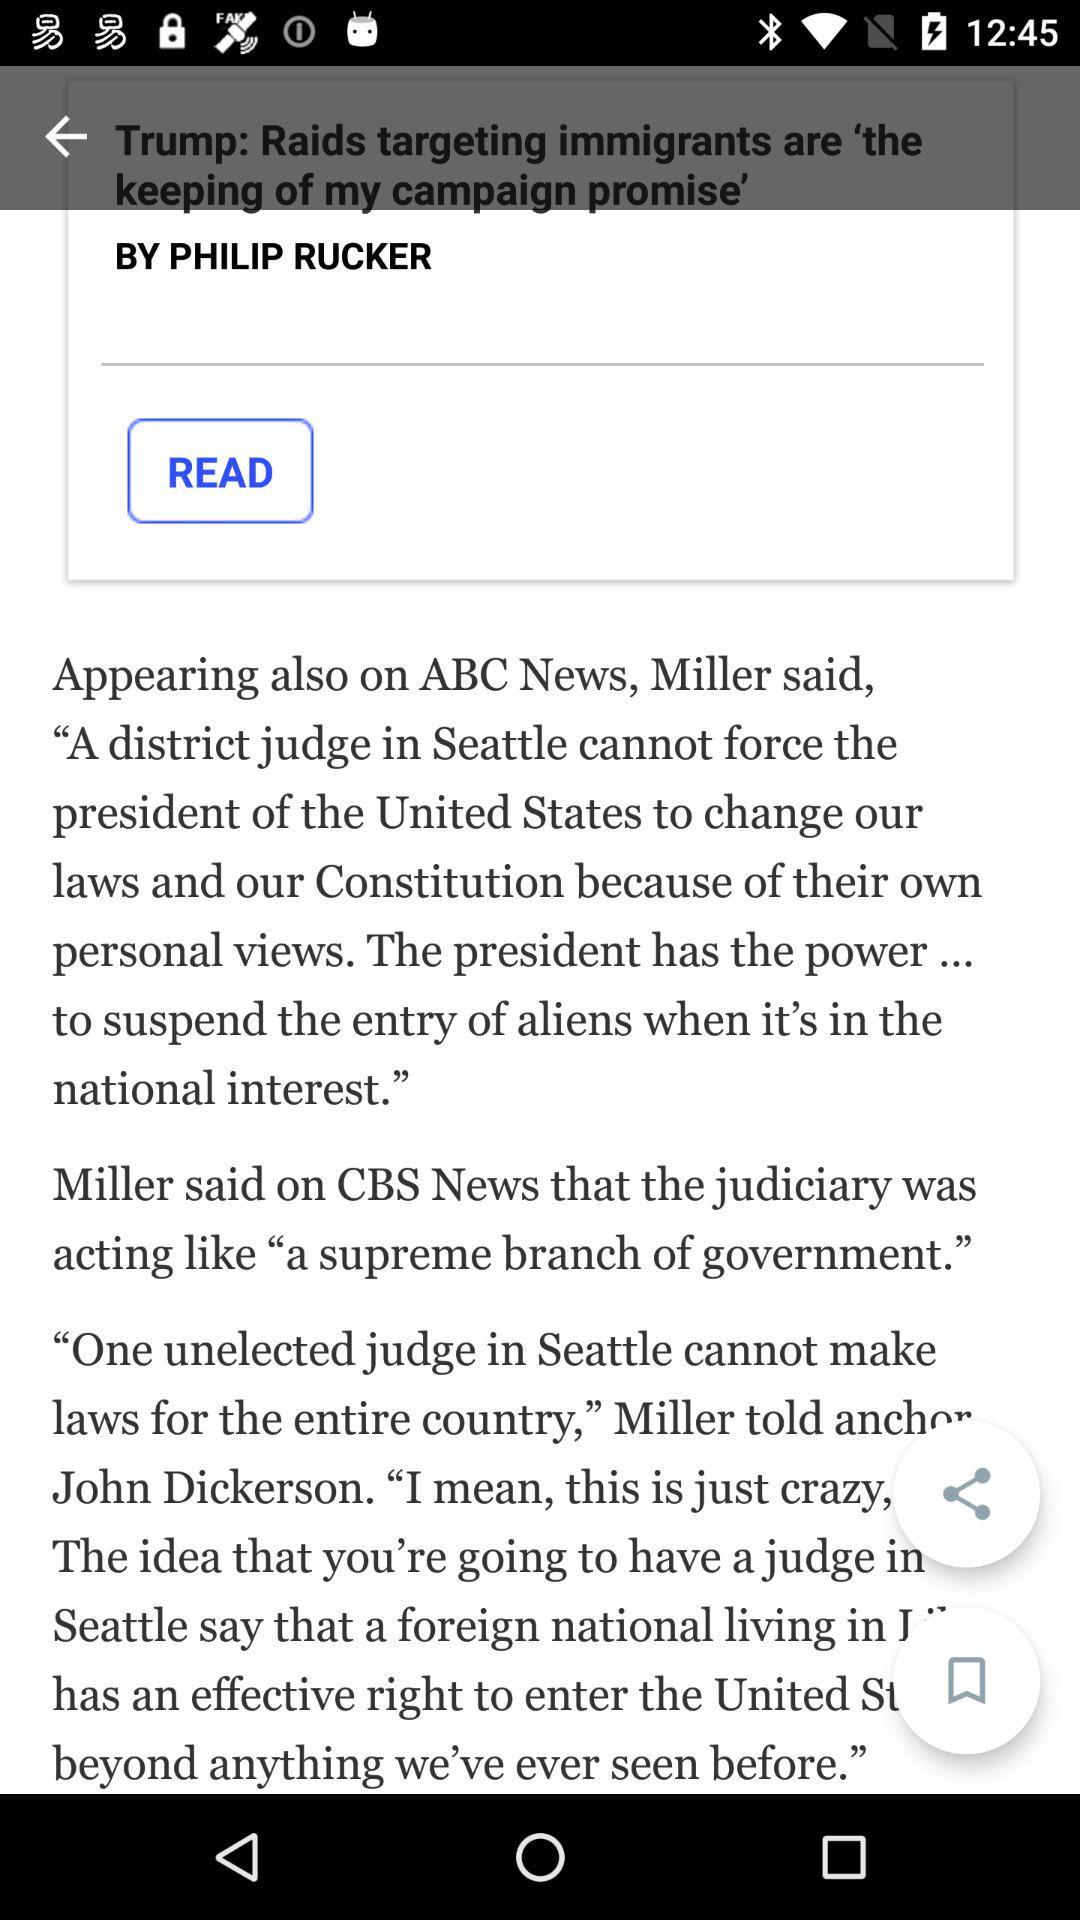 The height and width of the screenshot is (1920, 1080). I want to click on the bookmark icon, so click(965, 1680).